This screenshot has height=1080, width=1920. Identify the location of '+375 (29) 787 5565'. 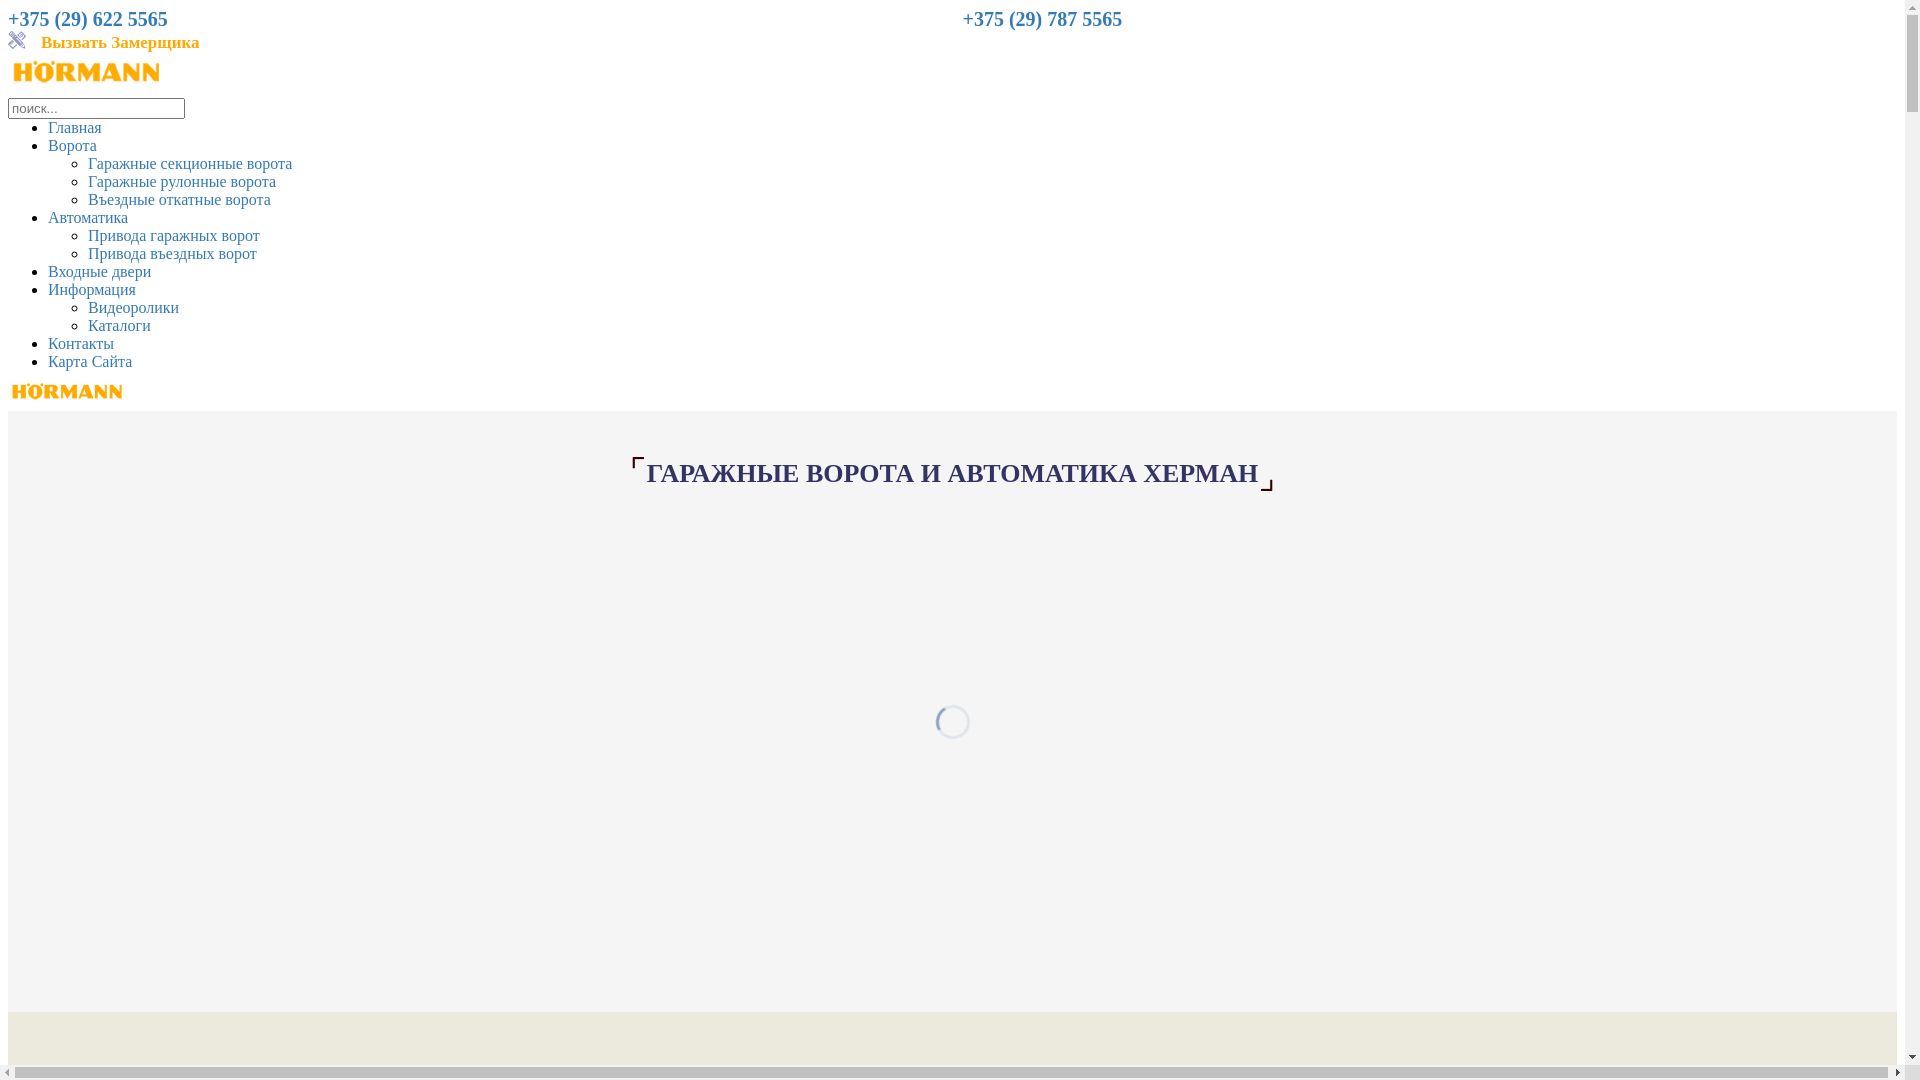
(1040, 20).